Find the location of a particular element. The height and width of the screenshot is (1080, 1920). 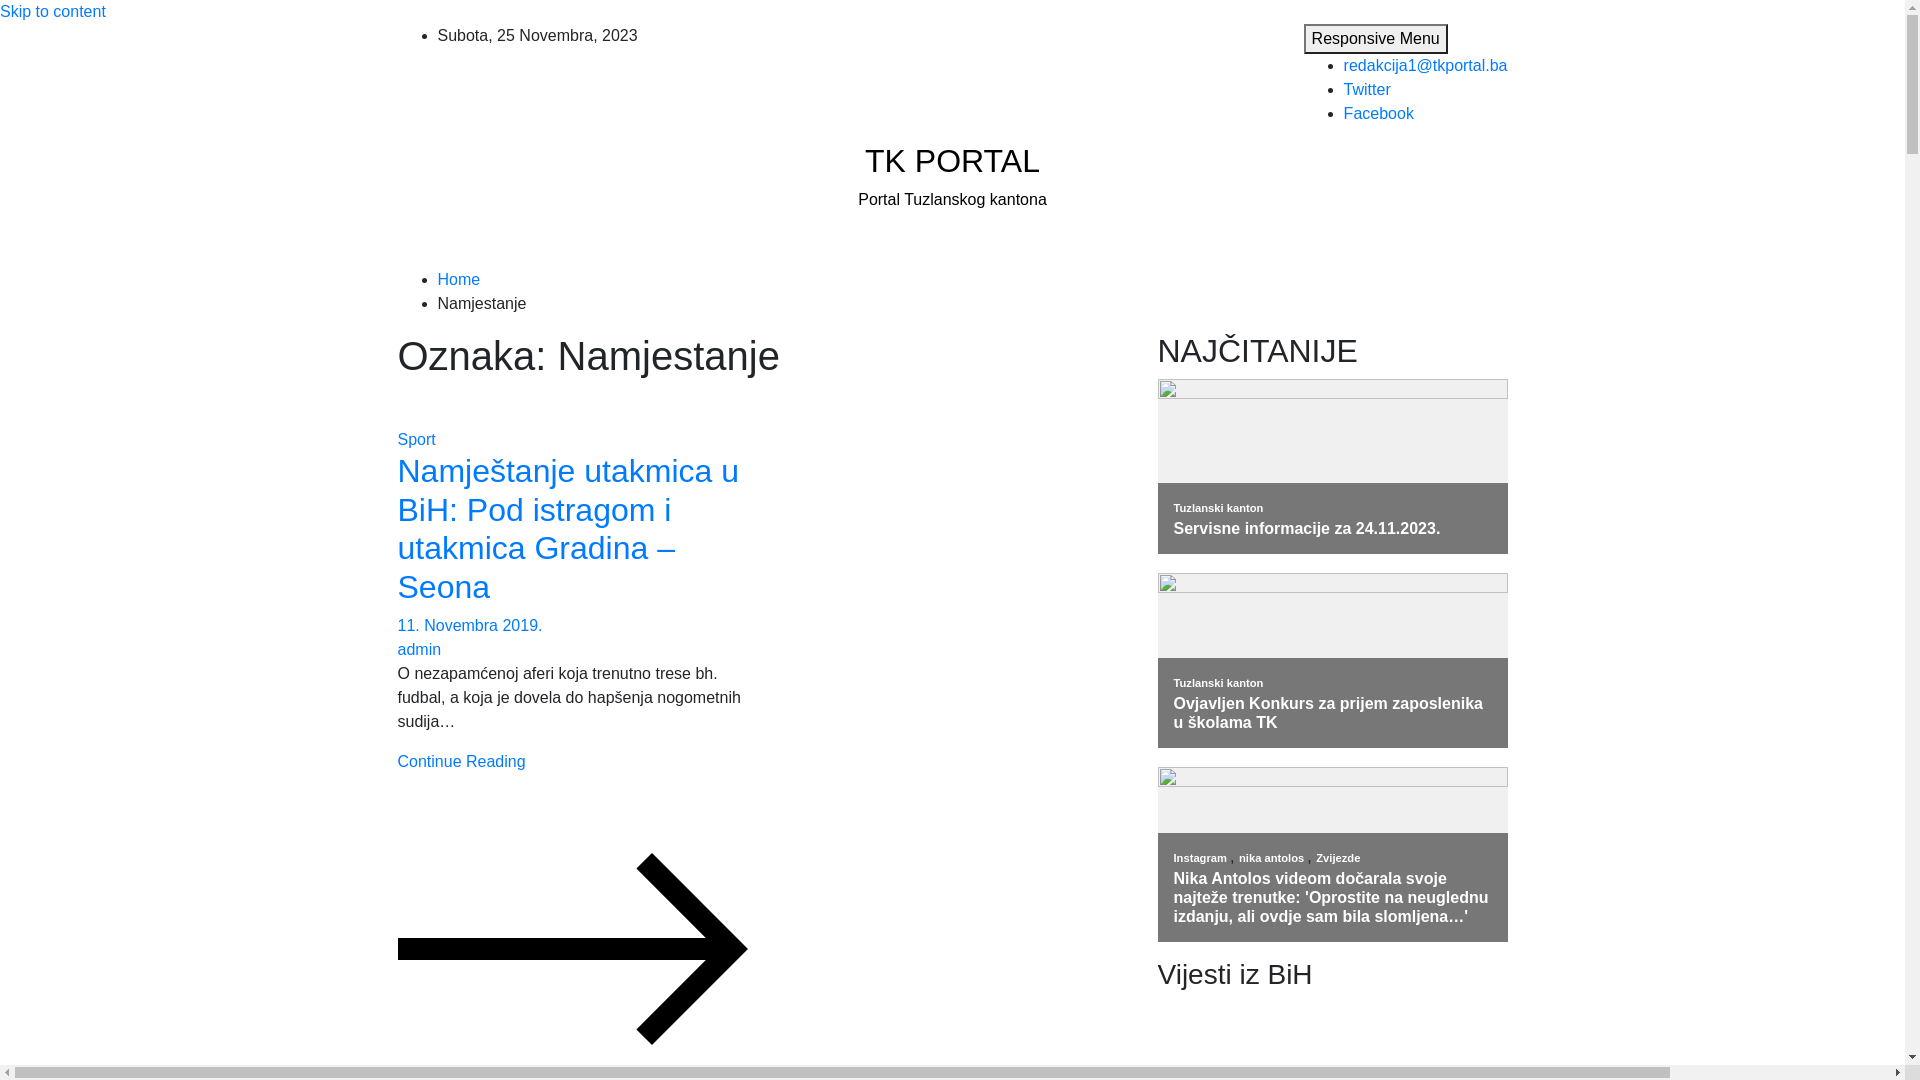

'Responsive Menu' is located at coordinates (1375, 38).